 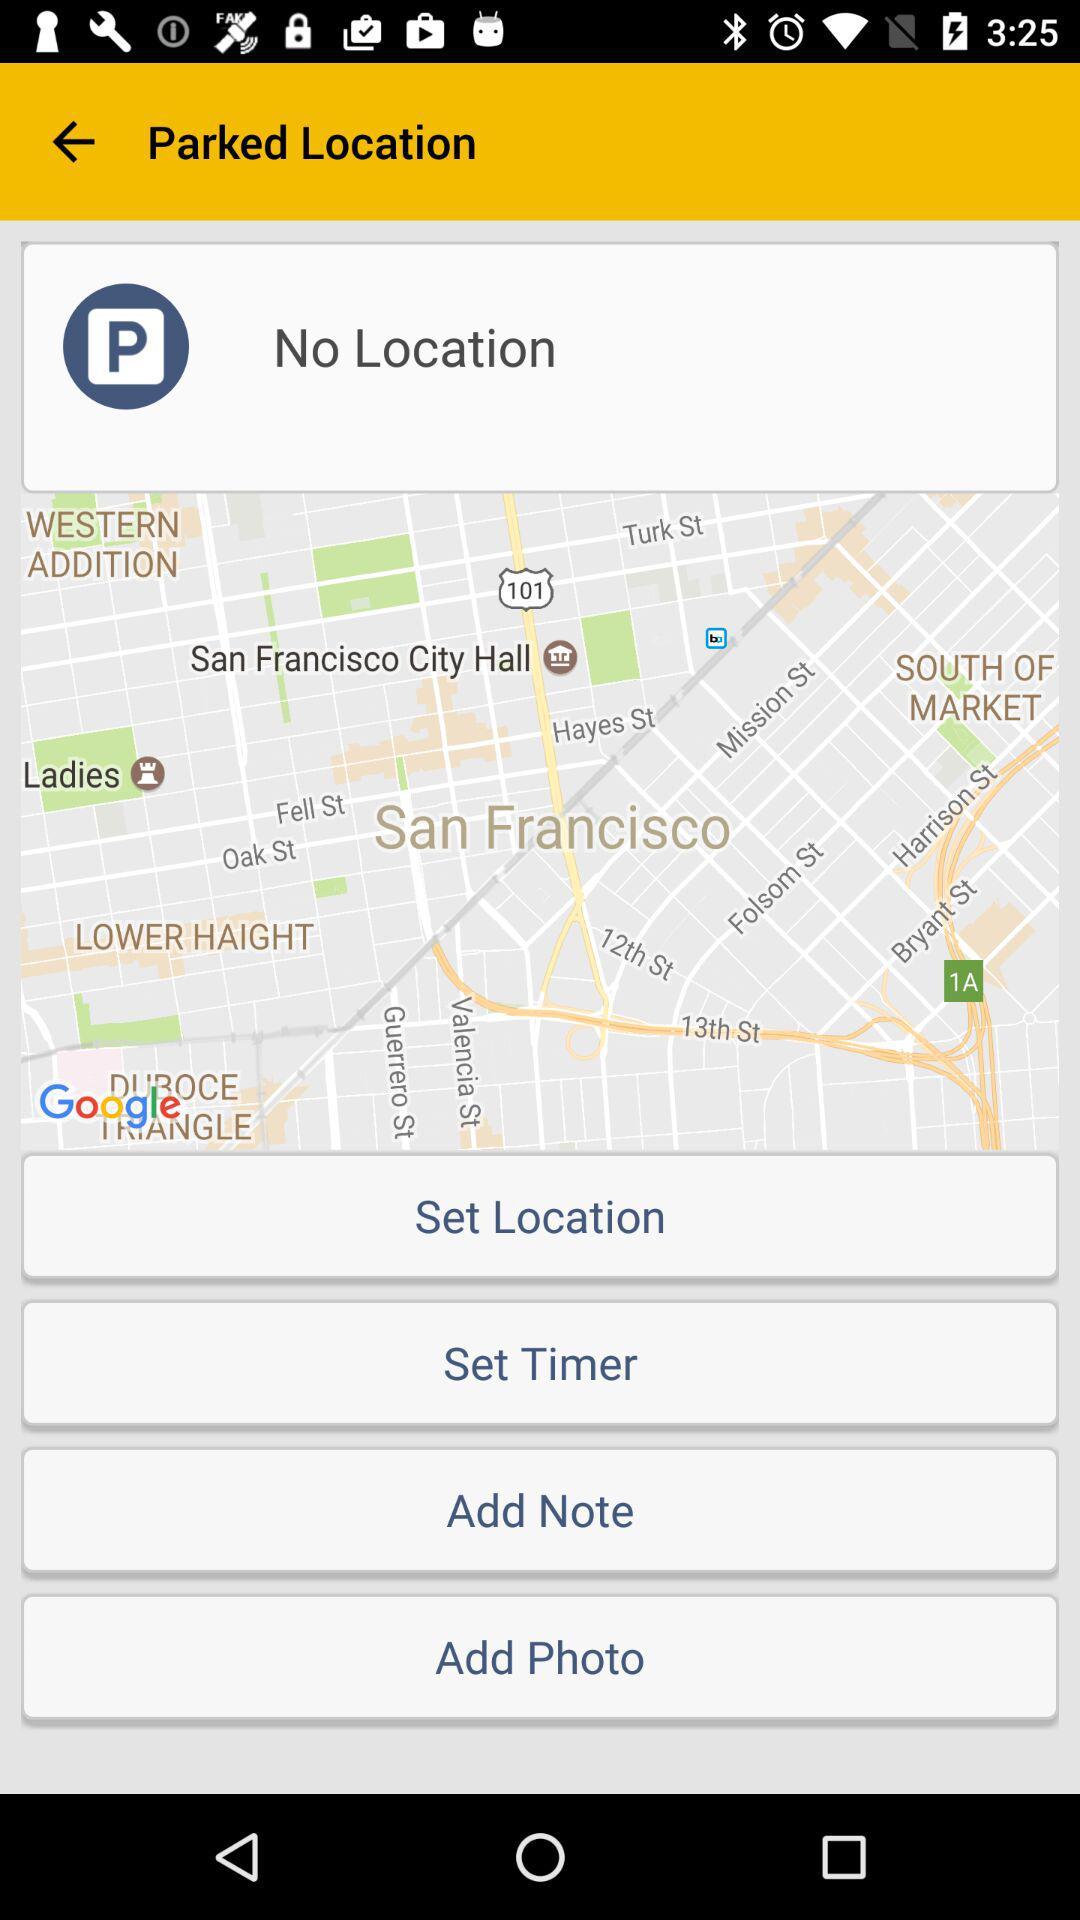 I want to click on the item above the add photo, so click(x=540, y=1509).